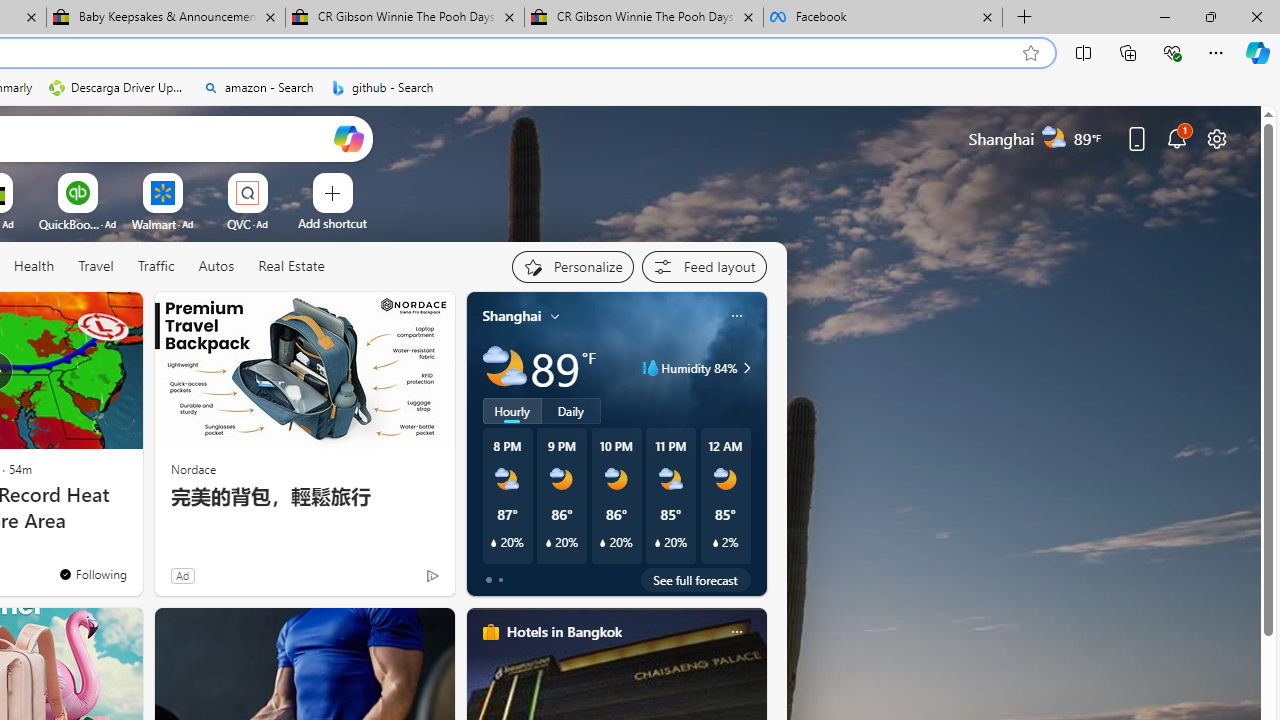 The image size is (1280, 720). I want to click on 'Class: weather-arrow-glyph', so click(745, 367).